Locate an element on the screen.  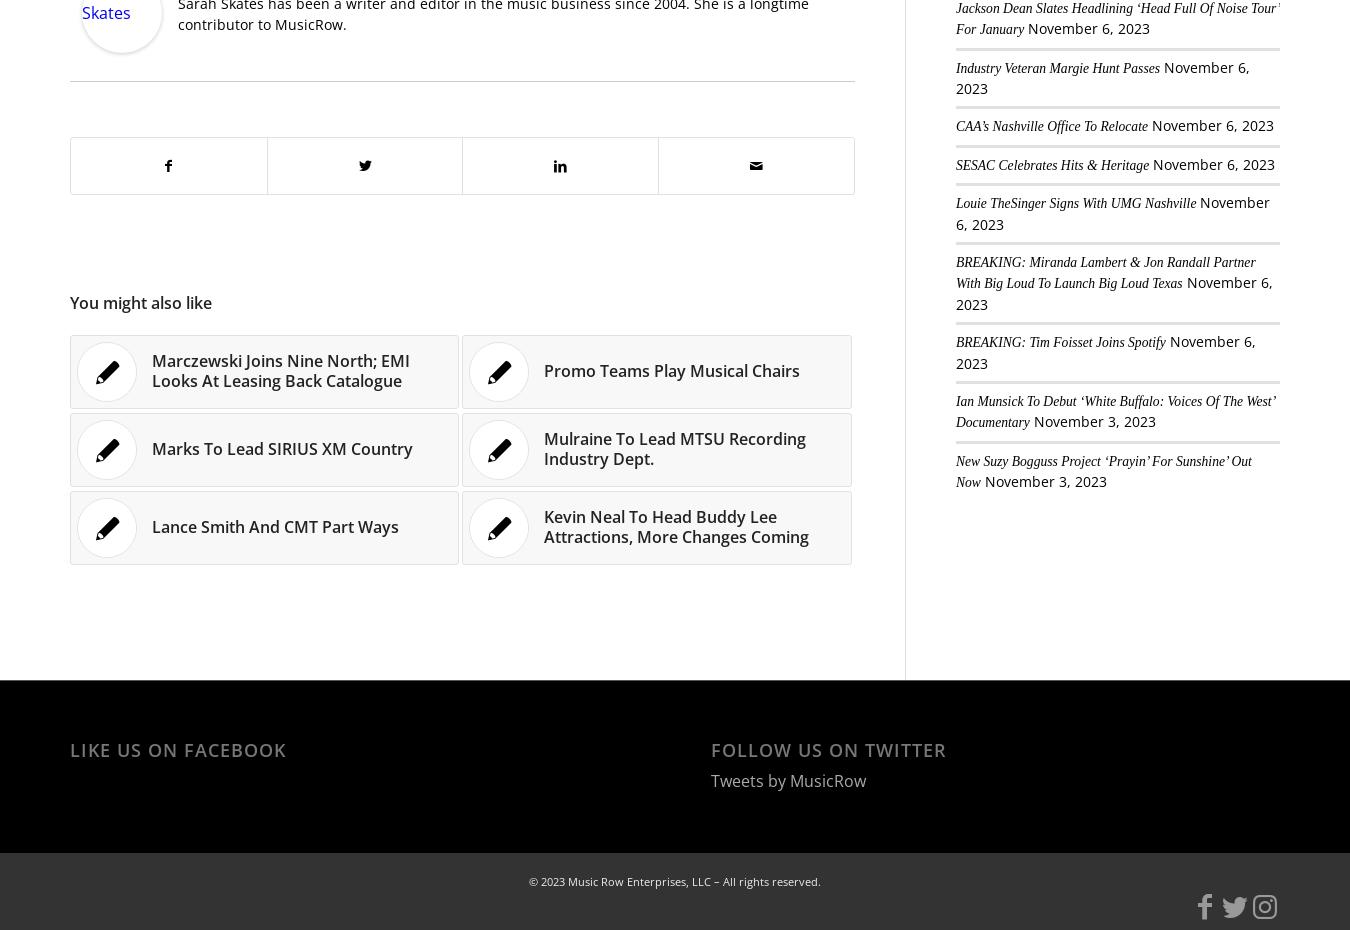
'Jackson Dean Slates Headlining ‘Head Full Of Noise Tour’ For January' is located at coordinates (1116, 17).